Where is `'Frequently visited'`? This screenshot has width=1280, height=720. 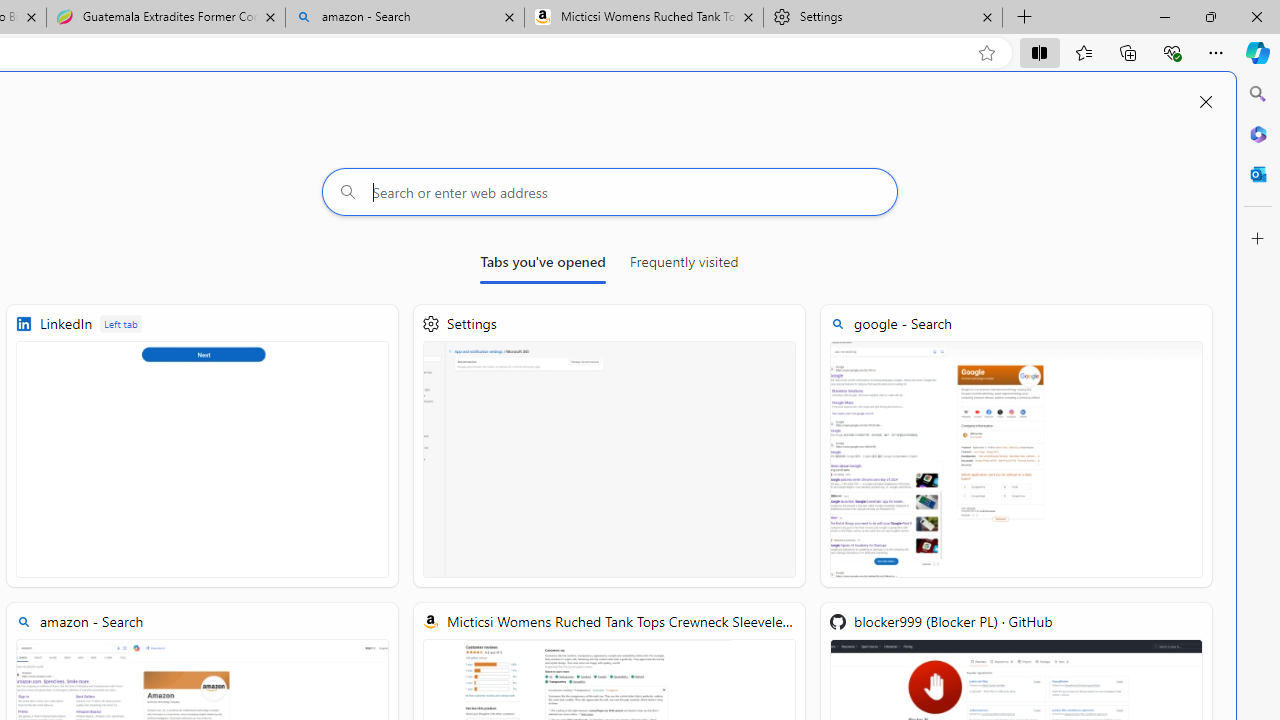
'Frequently visited' is located at coordinates (683, 265).